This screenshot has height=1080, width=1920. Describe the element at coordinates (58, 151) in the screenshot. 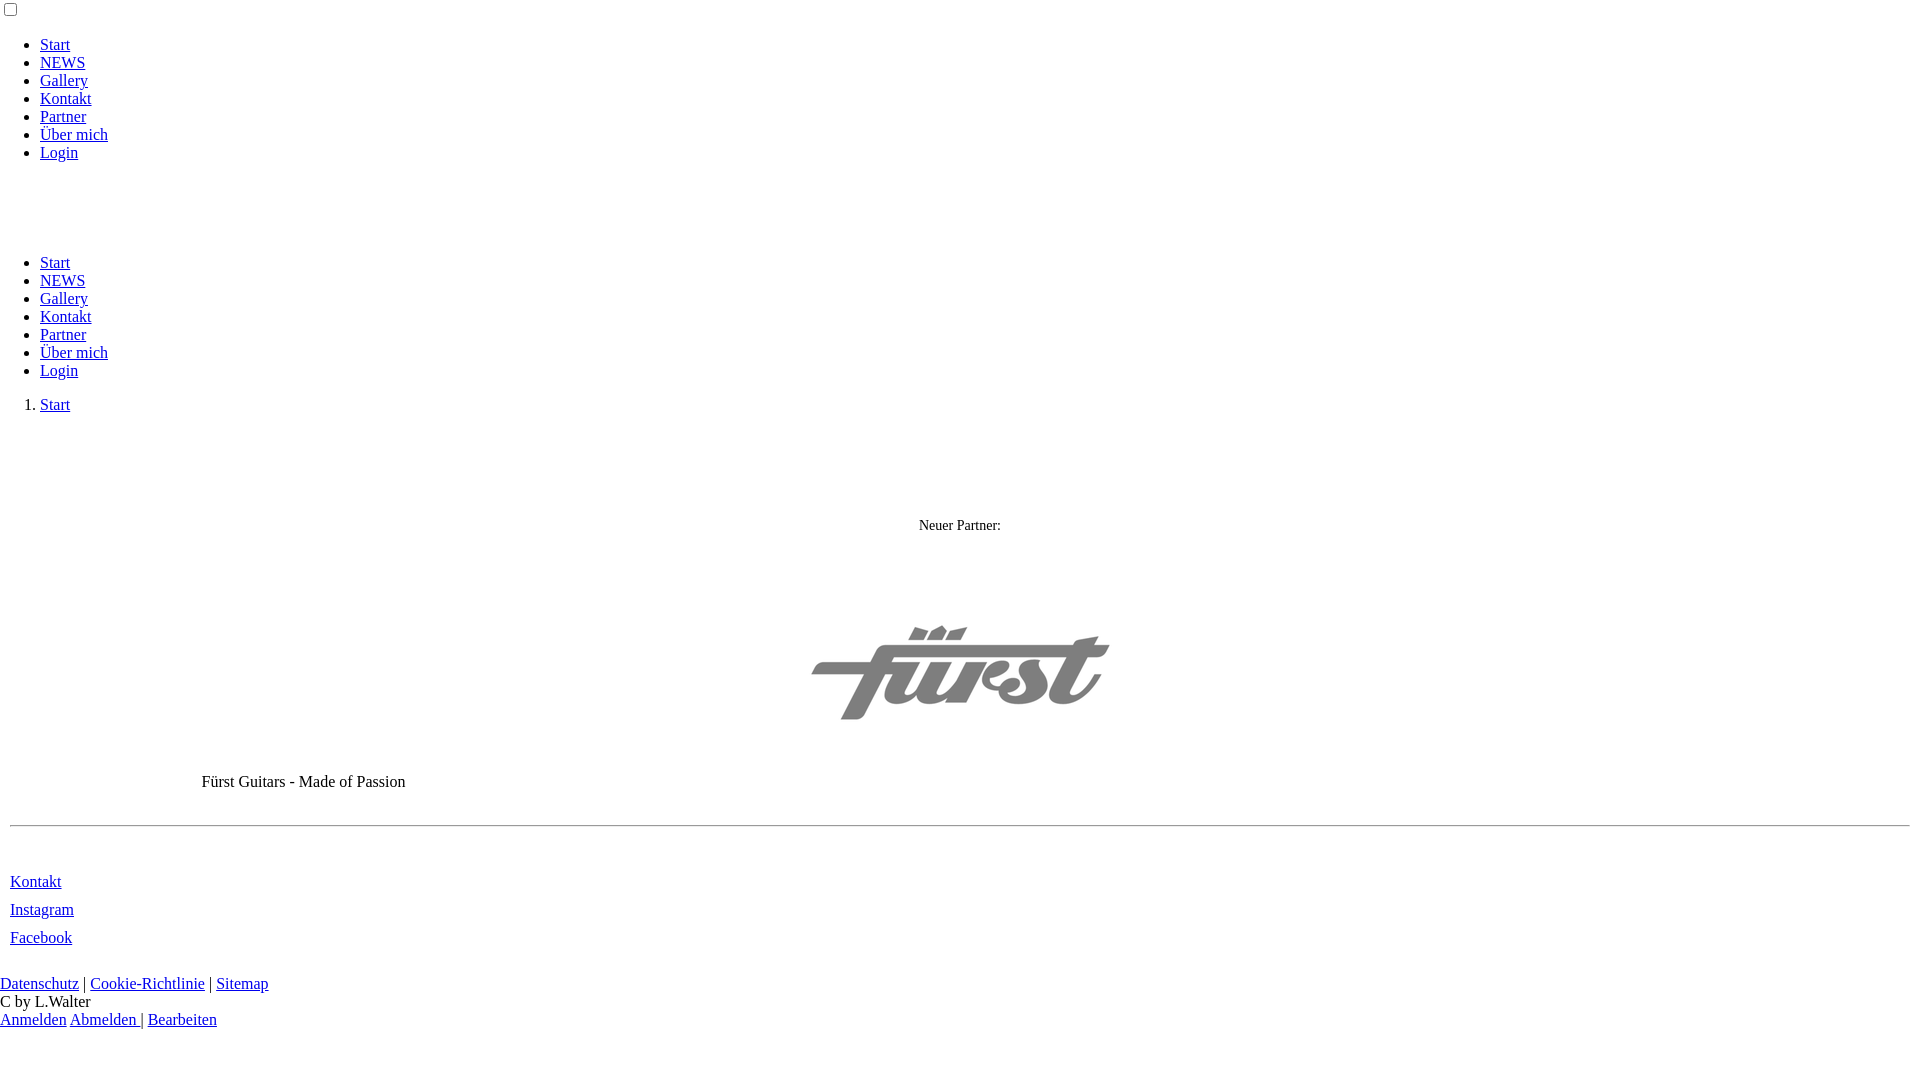

I see `'Login'` at that location.